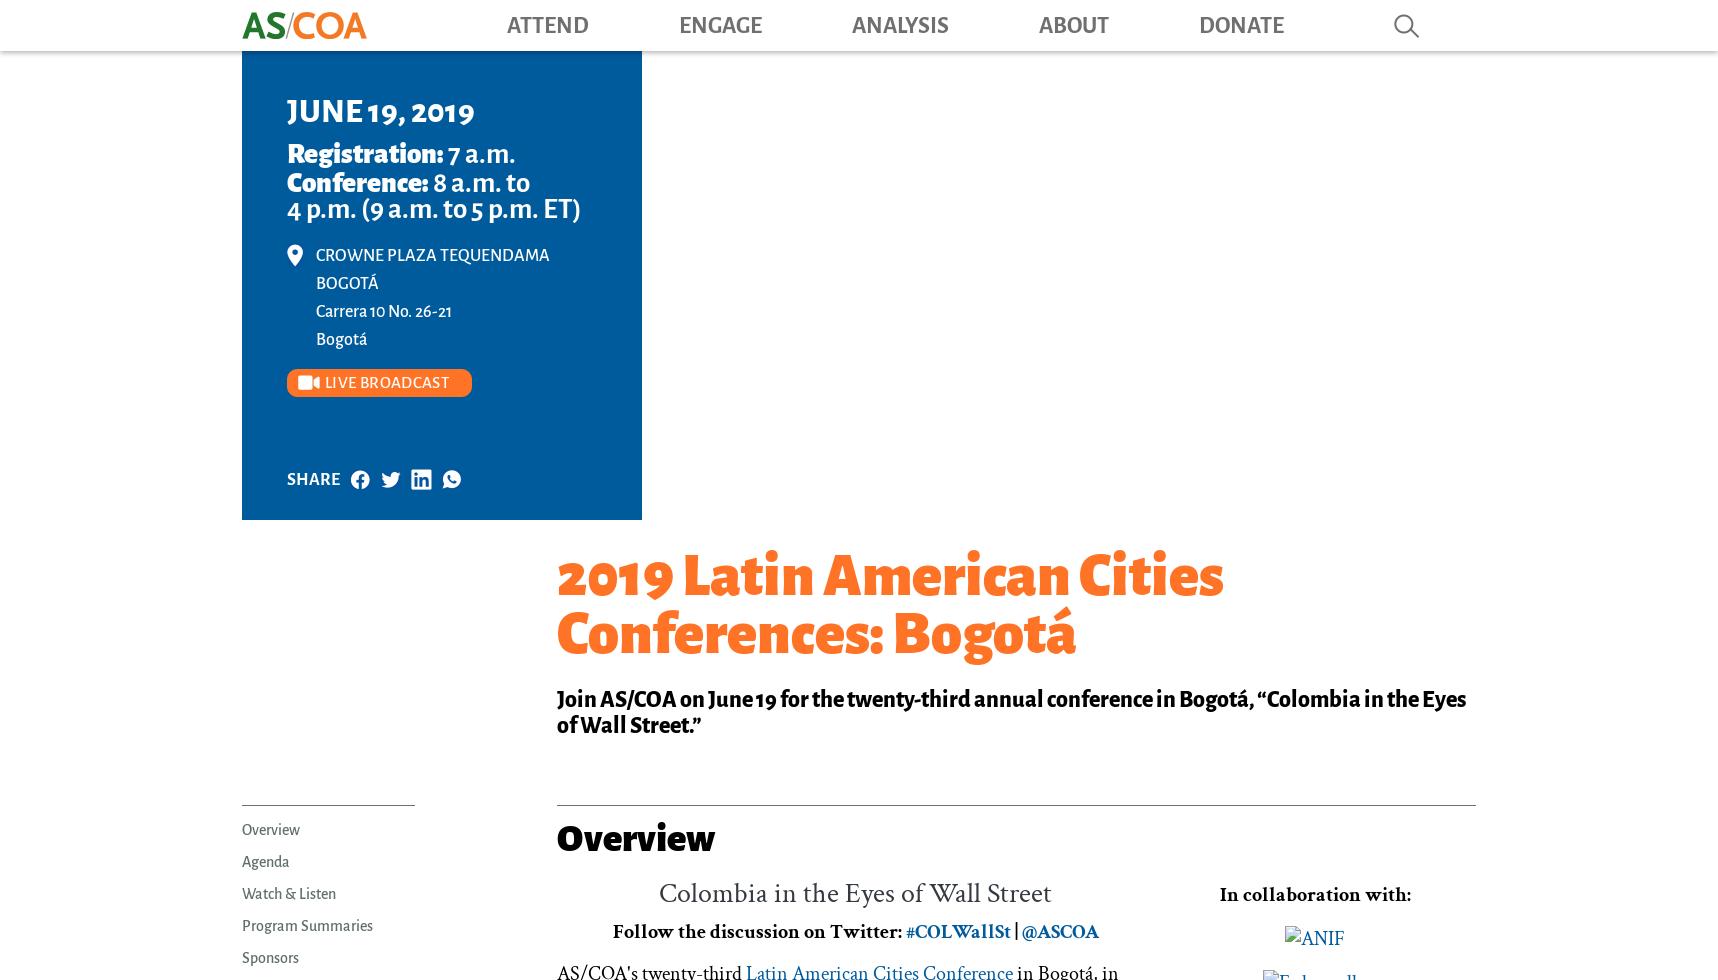 This screenshot has width=1718, height=980. Describe the element at coordinates (480, 154) in the screenshot. I see `'7 a.m.'` at that location.